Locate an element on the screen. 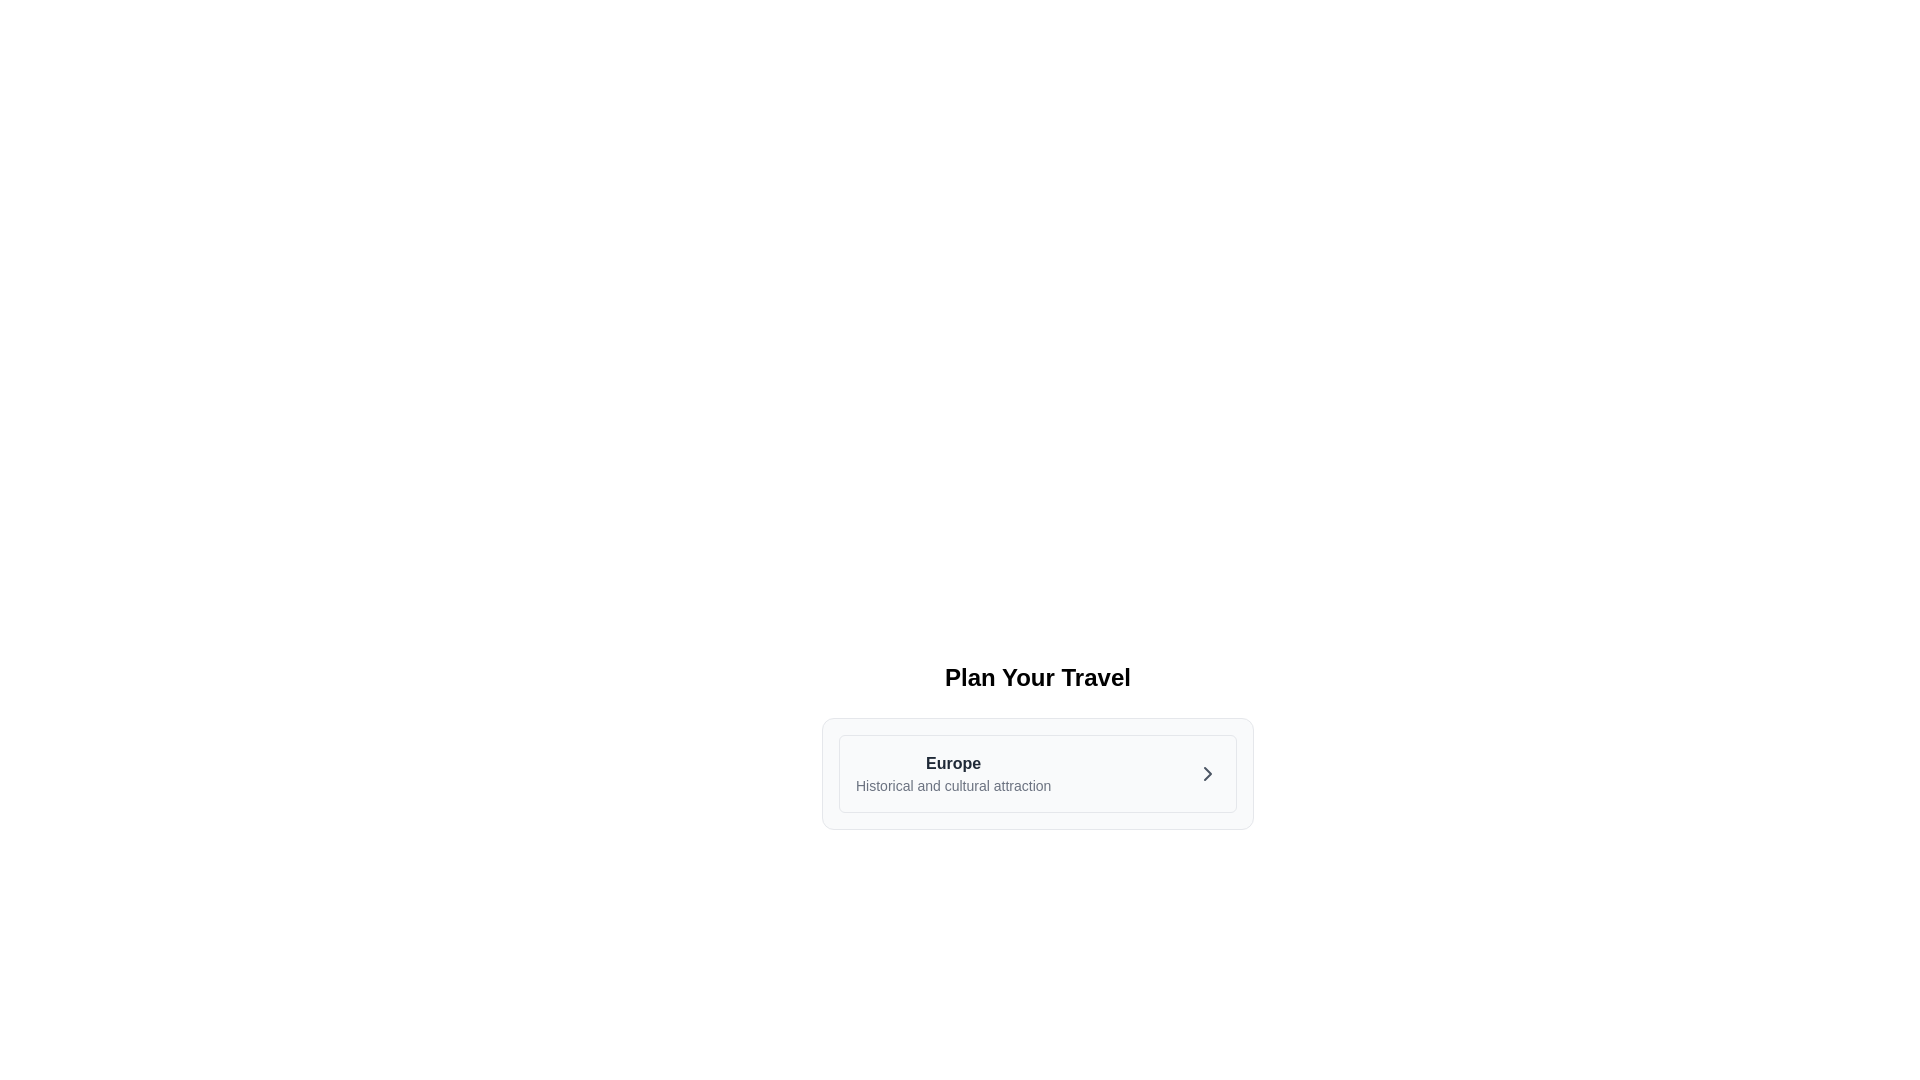 Image resolution: width=1920 pixels, height=1080 pixels. the text label identified as 'Europe', which serves as a title or heading above the descriptive text 'Historical and cultural attraction' is located at coordinates (952, 763).